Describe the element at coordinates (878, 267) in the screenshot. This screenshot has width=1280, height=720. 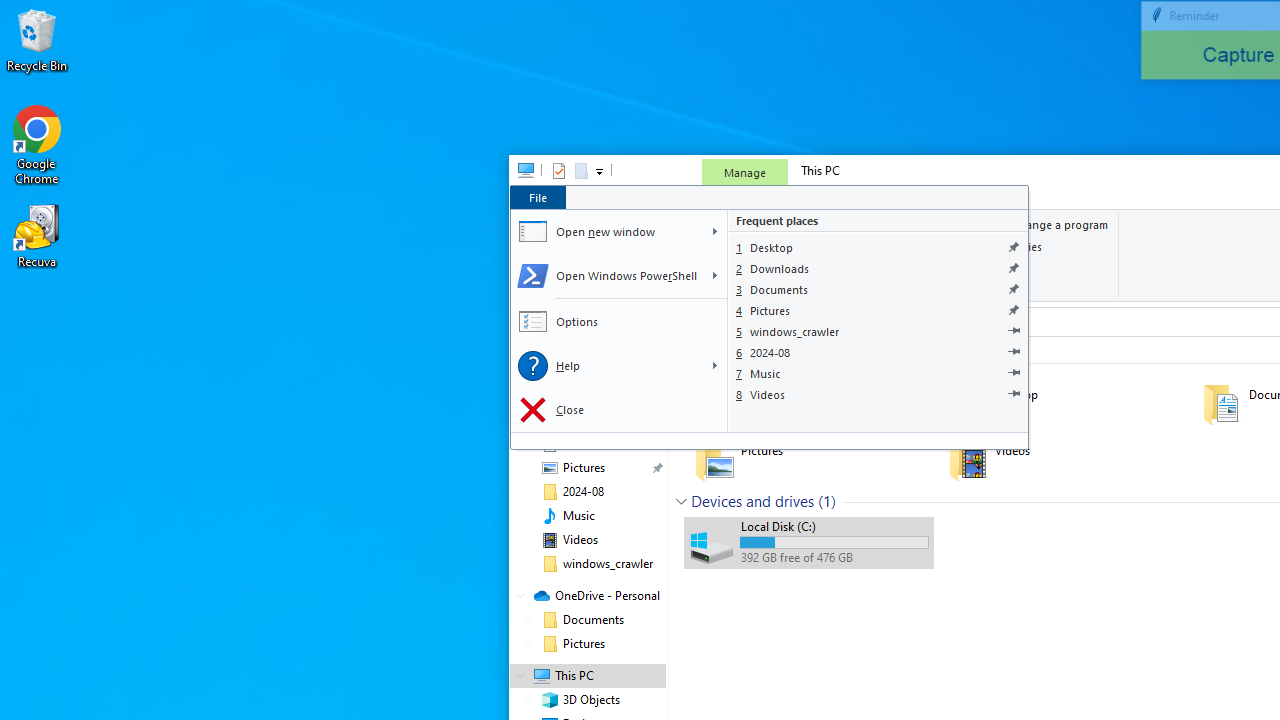
I see `'Downloads'` at that location.